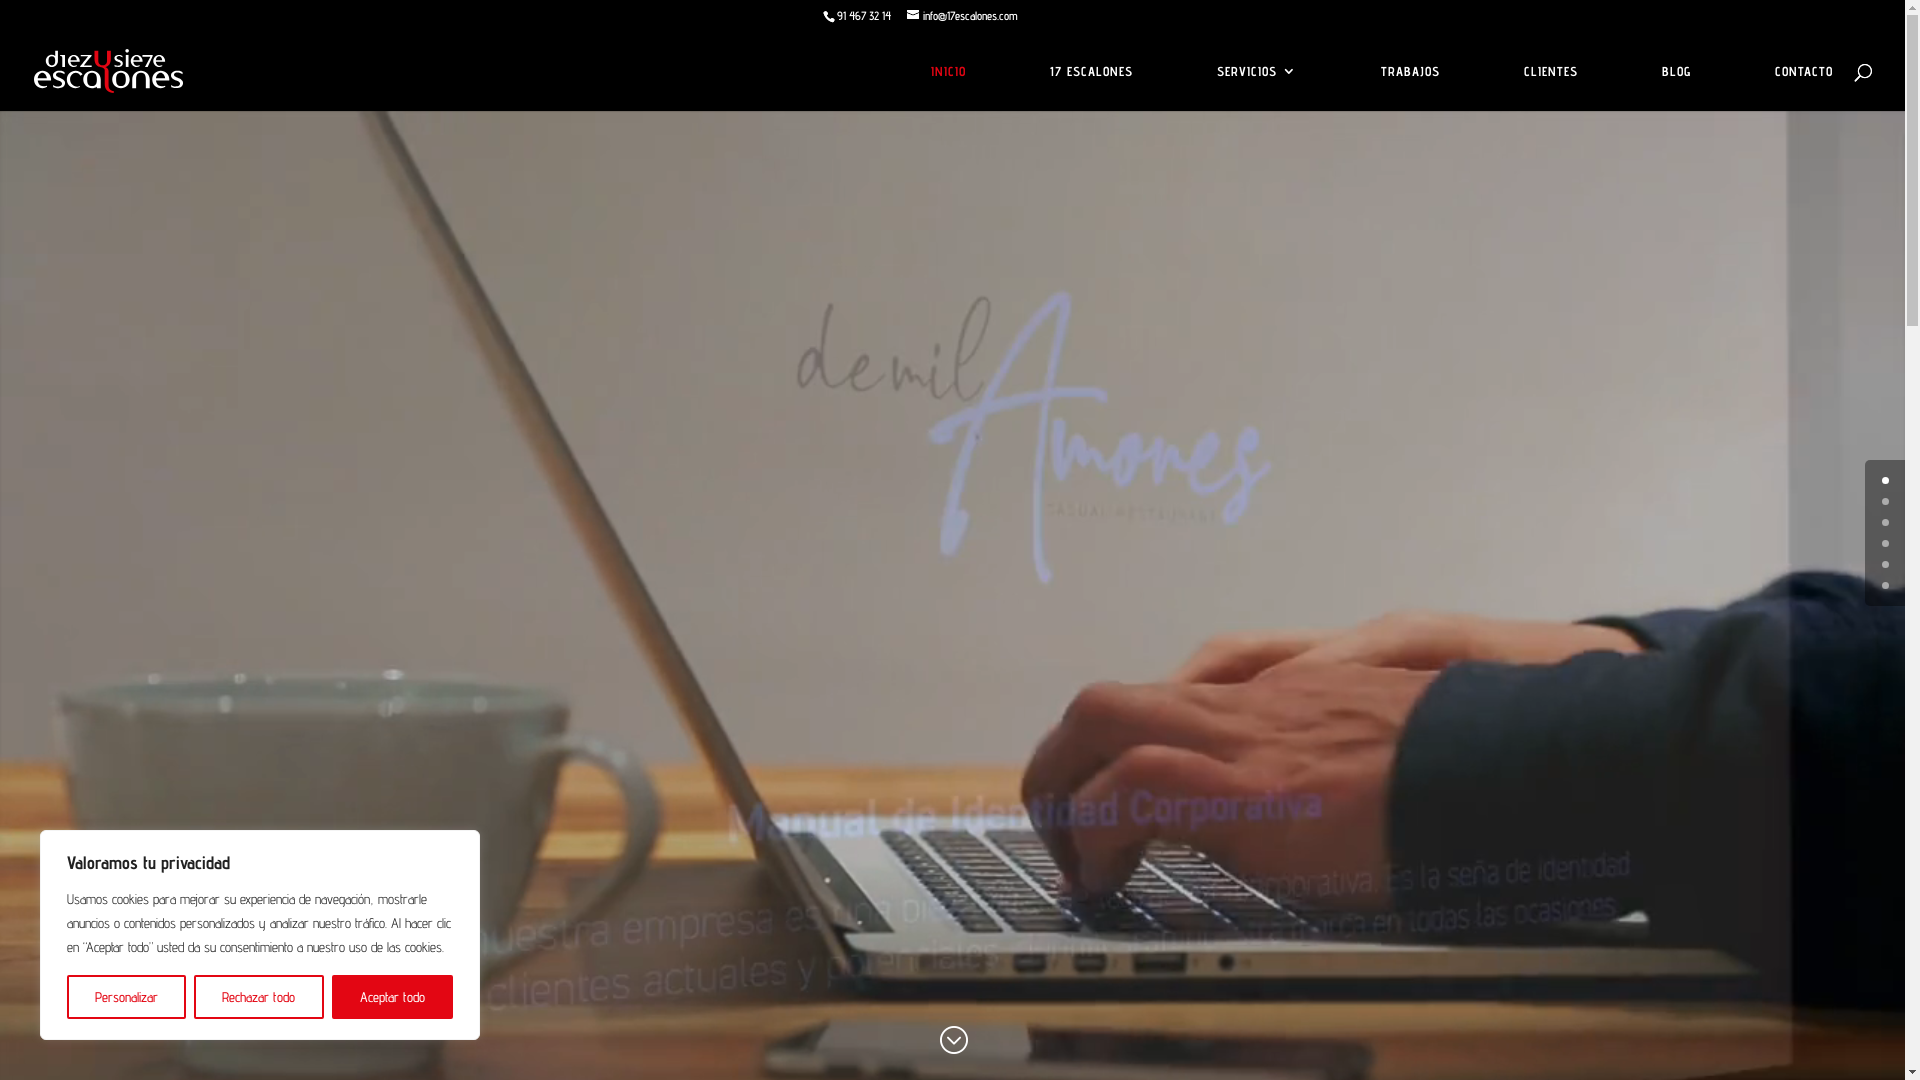  What do you see at coordinates (961, 15) in the screenshot?
I see `'info@17escalones.com'` at bounding box center [961, 15].